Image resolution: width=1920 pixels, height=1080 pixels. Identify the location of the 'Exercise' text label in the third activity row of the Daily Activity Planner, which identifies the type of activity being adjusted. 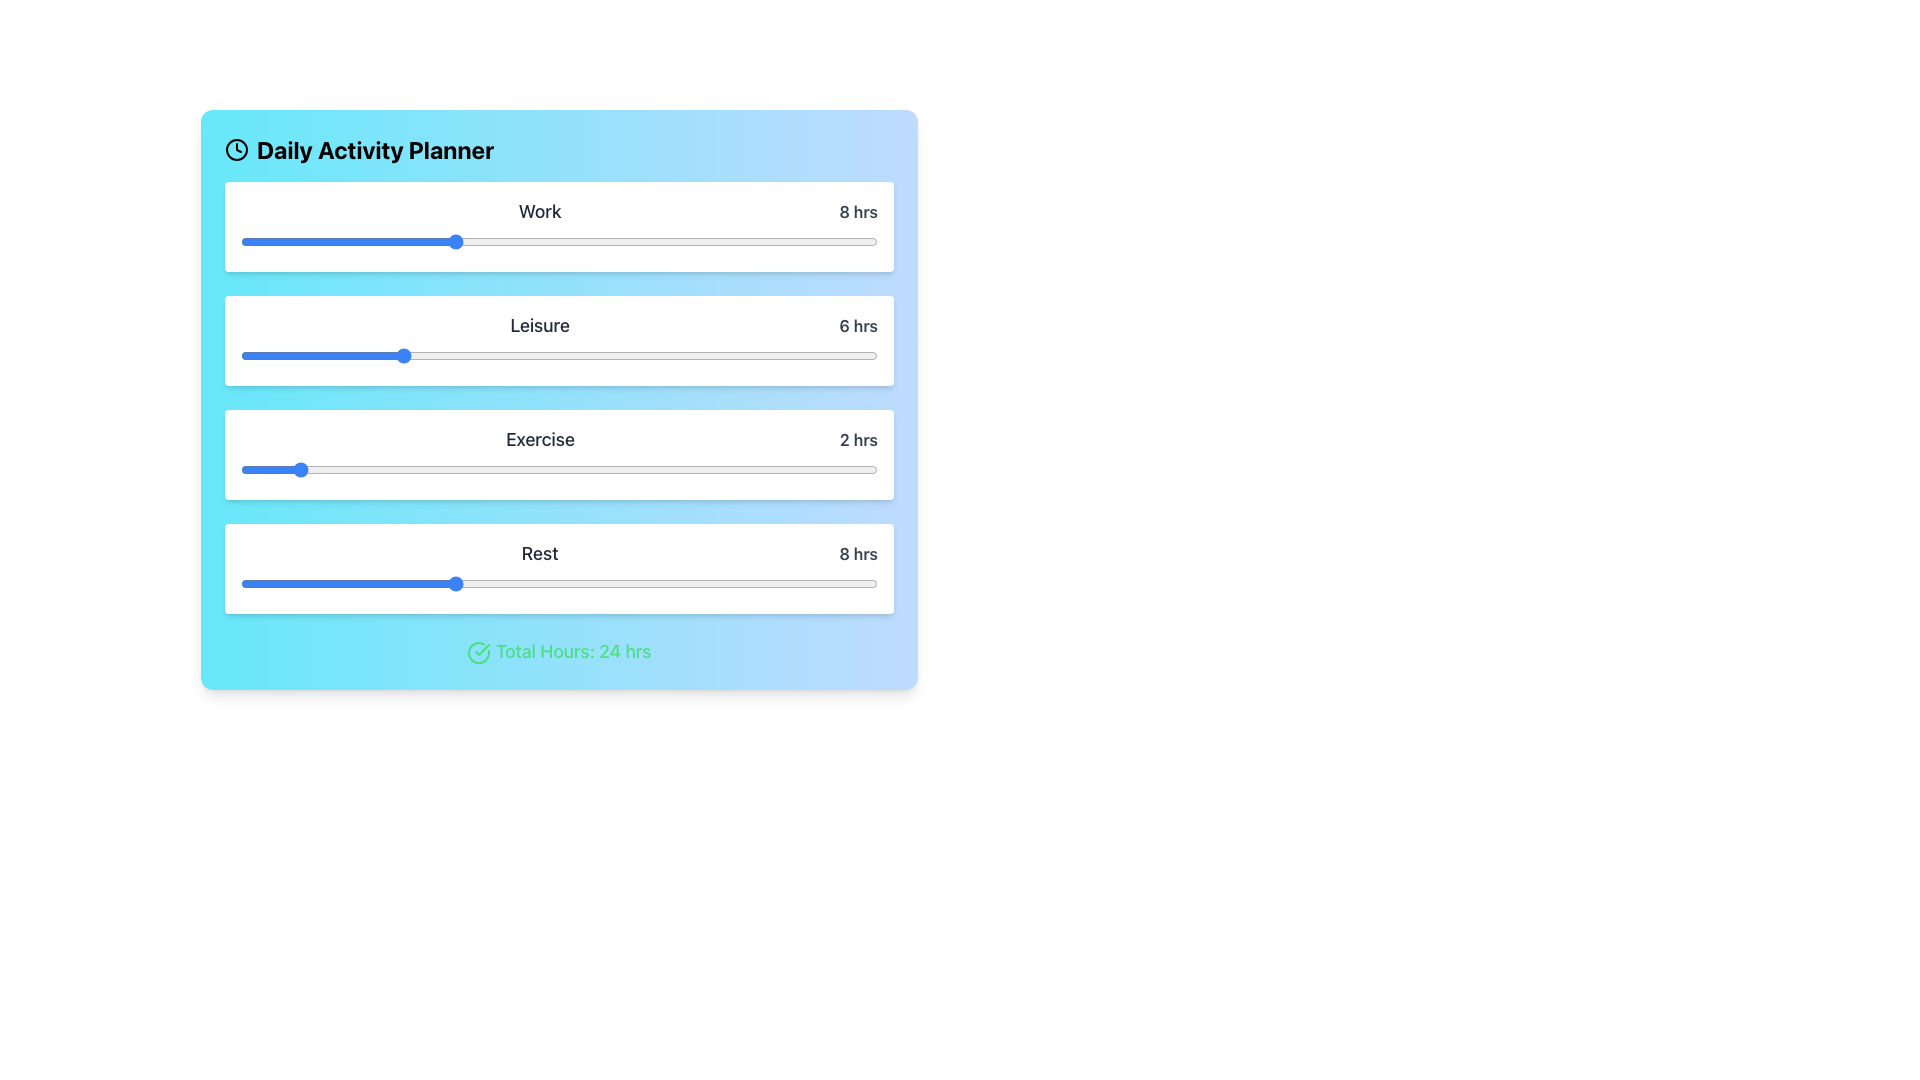
(540, 438).